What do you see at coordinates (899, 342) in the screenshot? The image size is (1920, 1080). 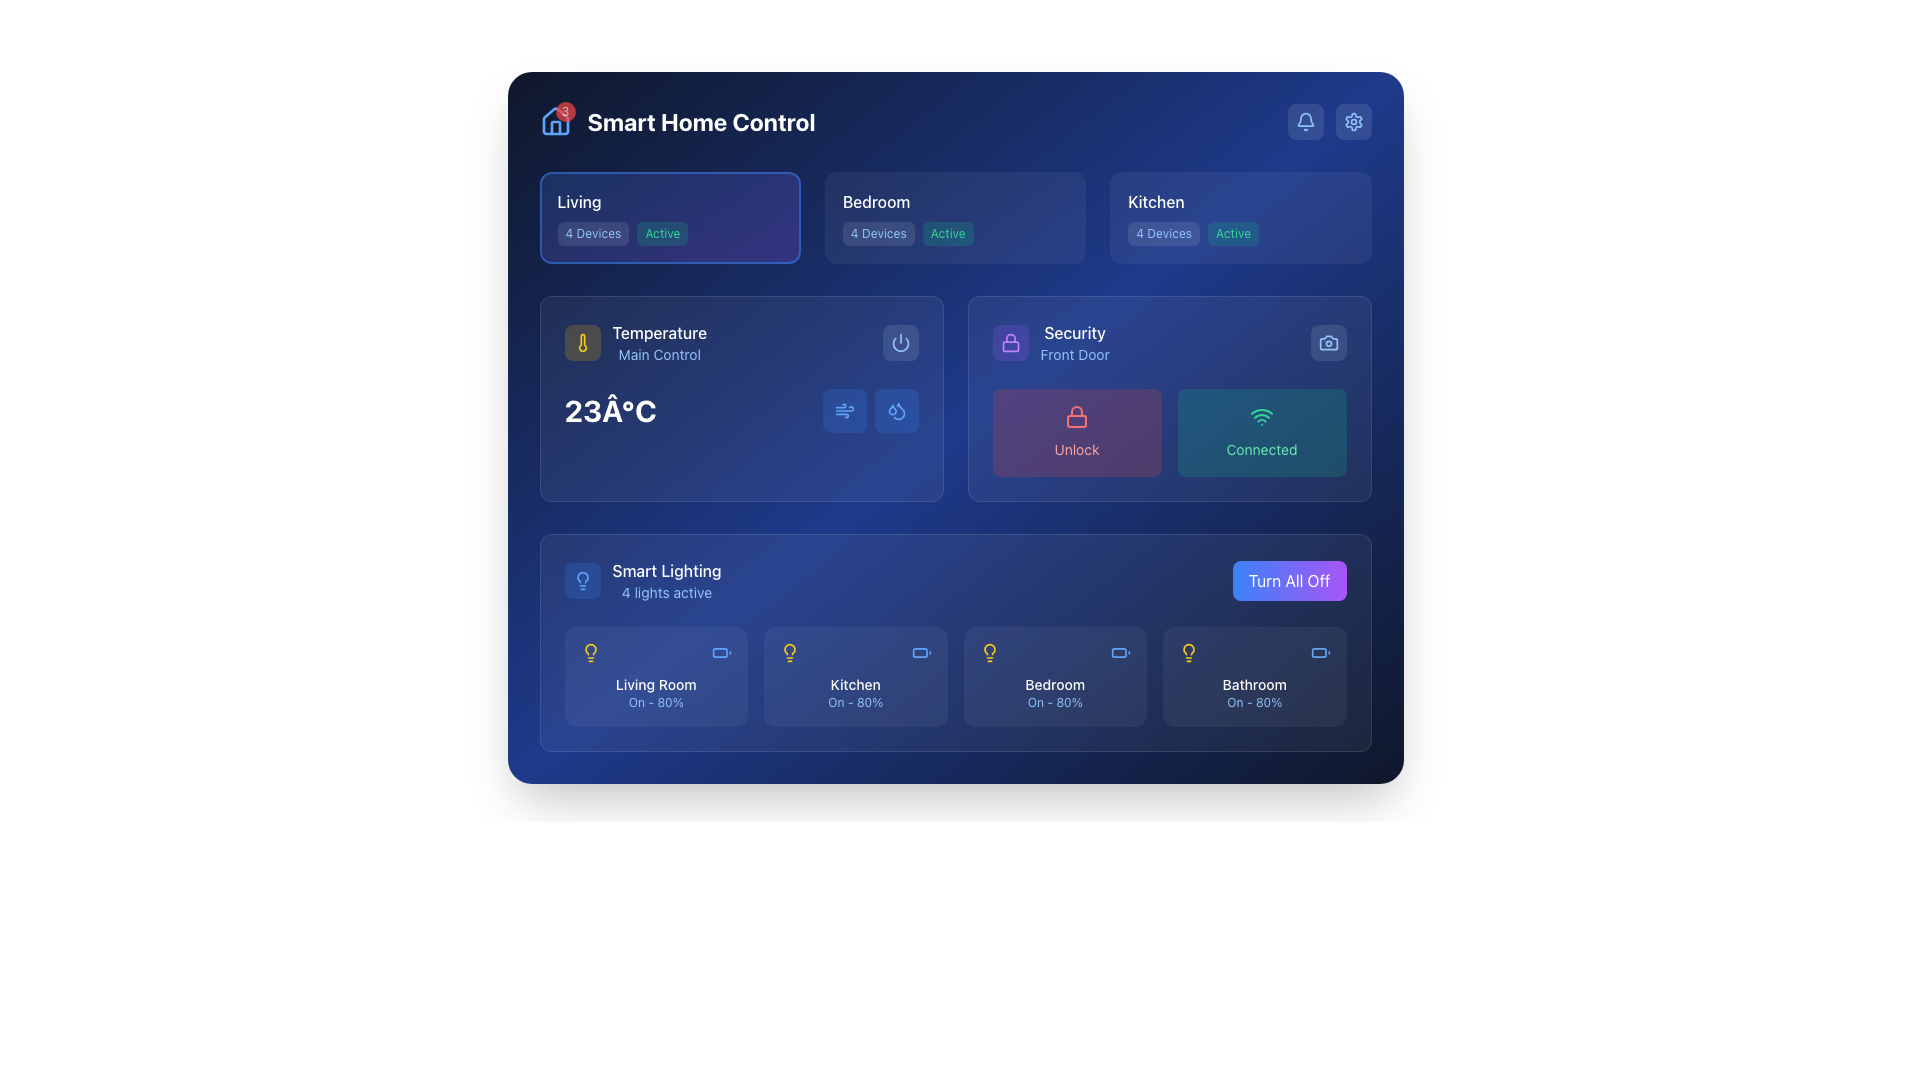 I see `the power symbol icon located in the top-right corner of the 'Temperature' card` at bounding box center [899, 342].